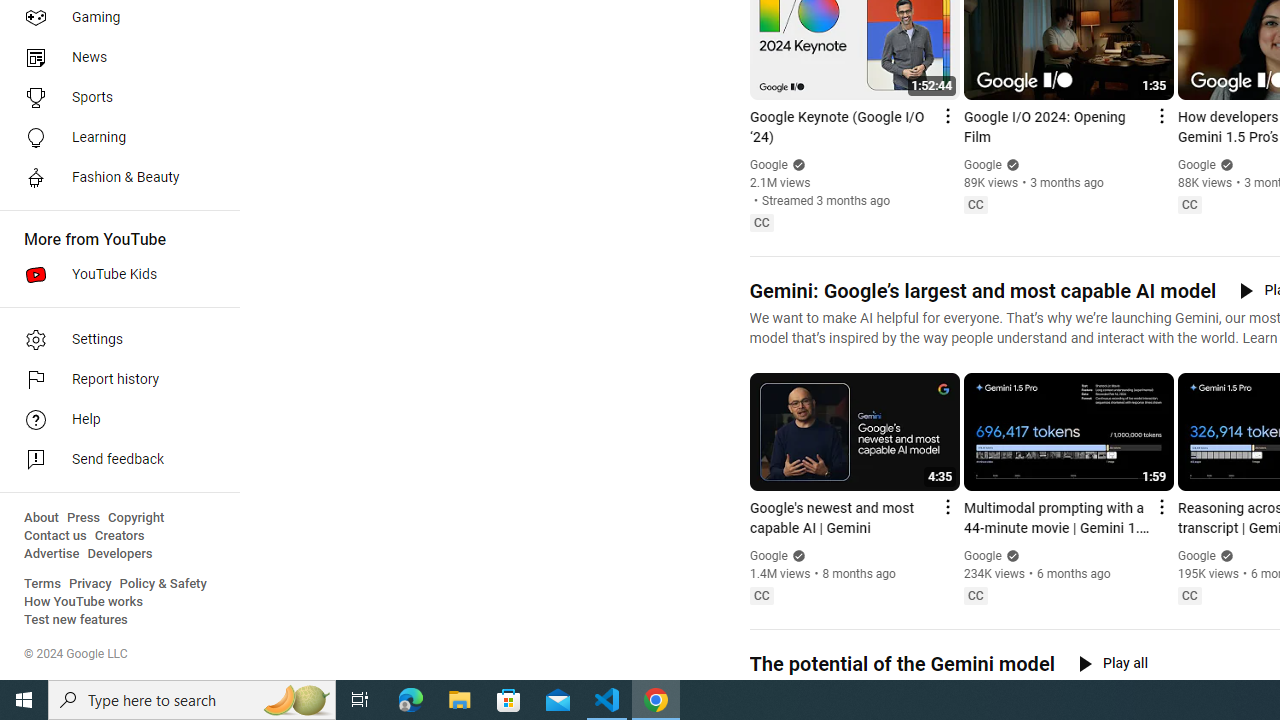 The height and width of the screenshot is (720, 1280). What do you see at coordinates (1112, 663) in the screenshot?
I see `'Play all'` at bounding box center [1112, 663].